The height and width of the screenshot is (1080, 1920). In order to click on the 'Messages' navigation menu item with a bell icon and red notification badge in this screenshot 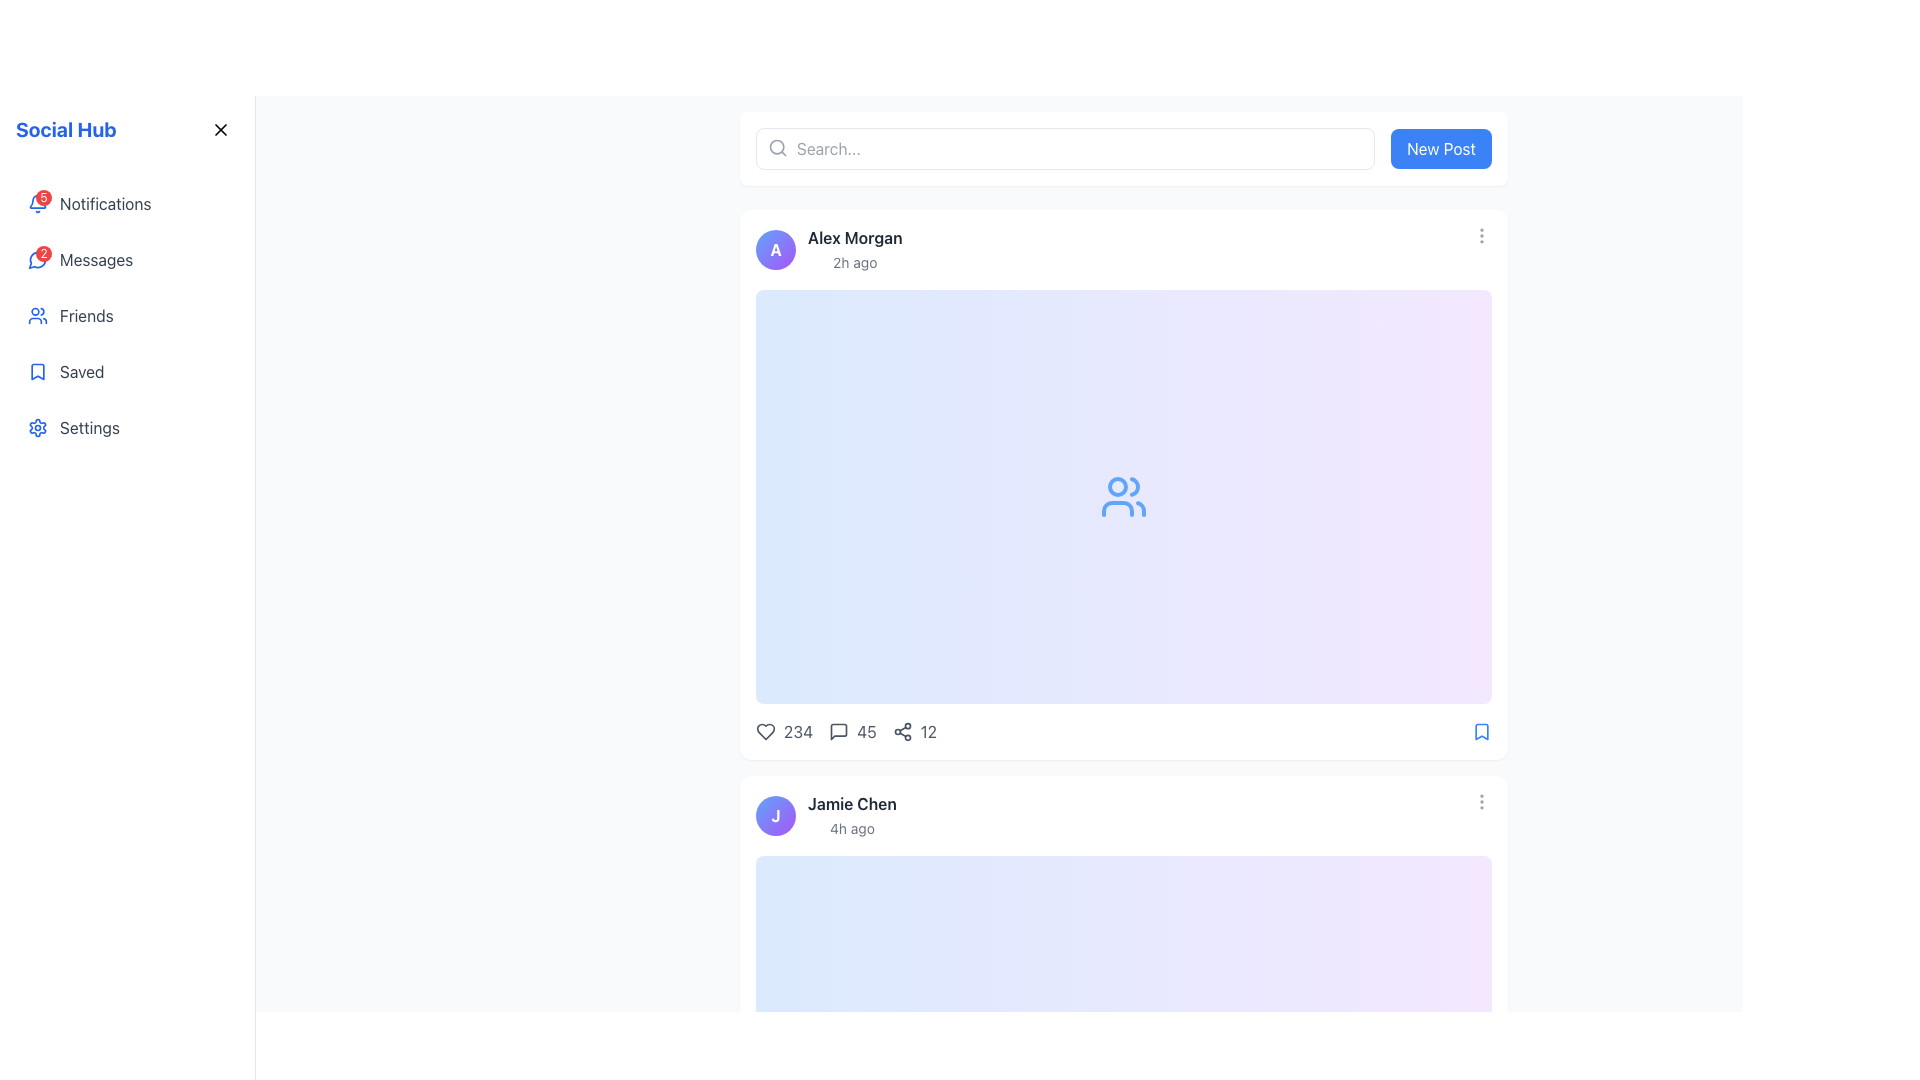, I will do `click(126, 258)`.